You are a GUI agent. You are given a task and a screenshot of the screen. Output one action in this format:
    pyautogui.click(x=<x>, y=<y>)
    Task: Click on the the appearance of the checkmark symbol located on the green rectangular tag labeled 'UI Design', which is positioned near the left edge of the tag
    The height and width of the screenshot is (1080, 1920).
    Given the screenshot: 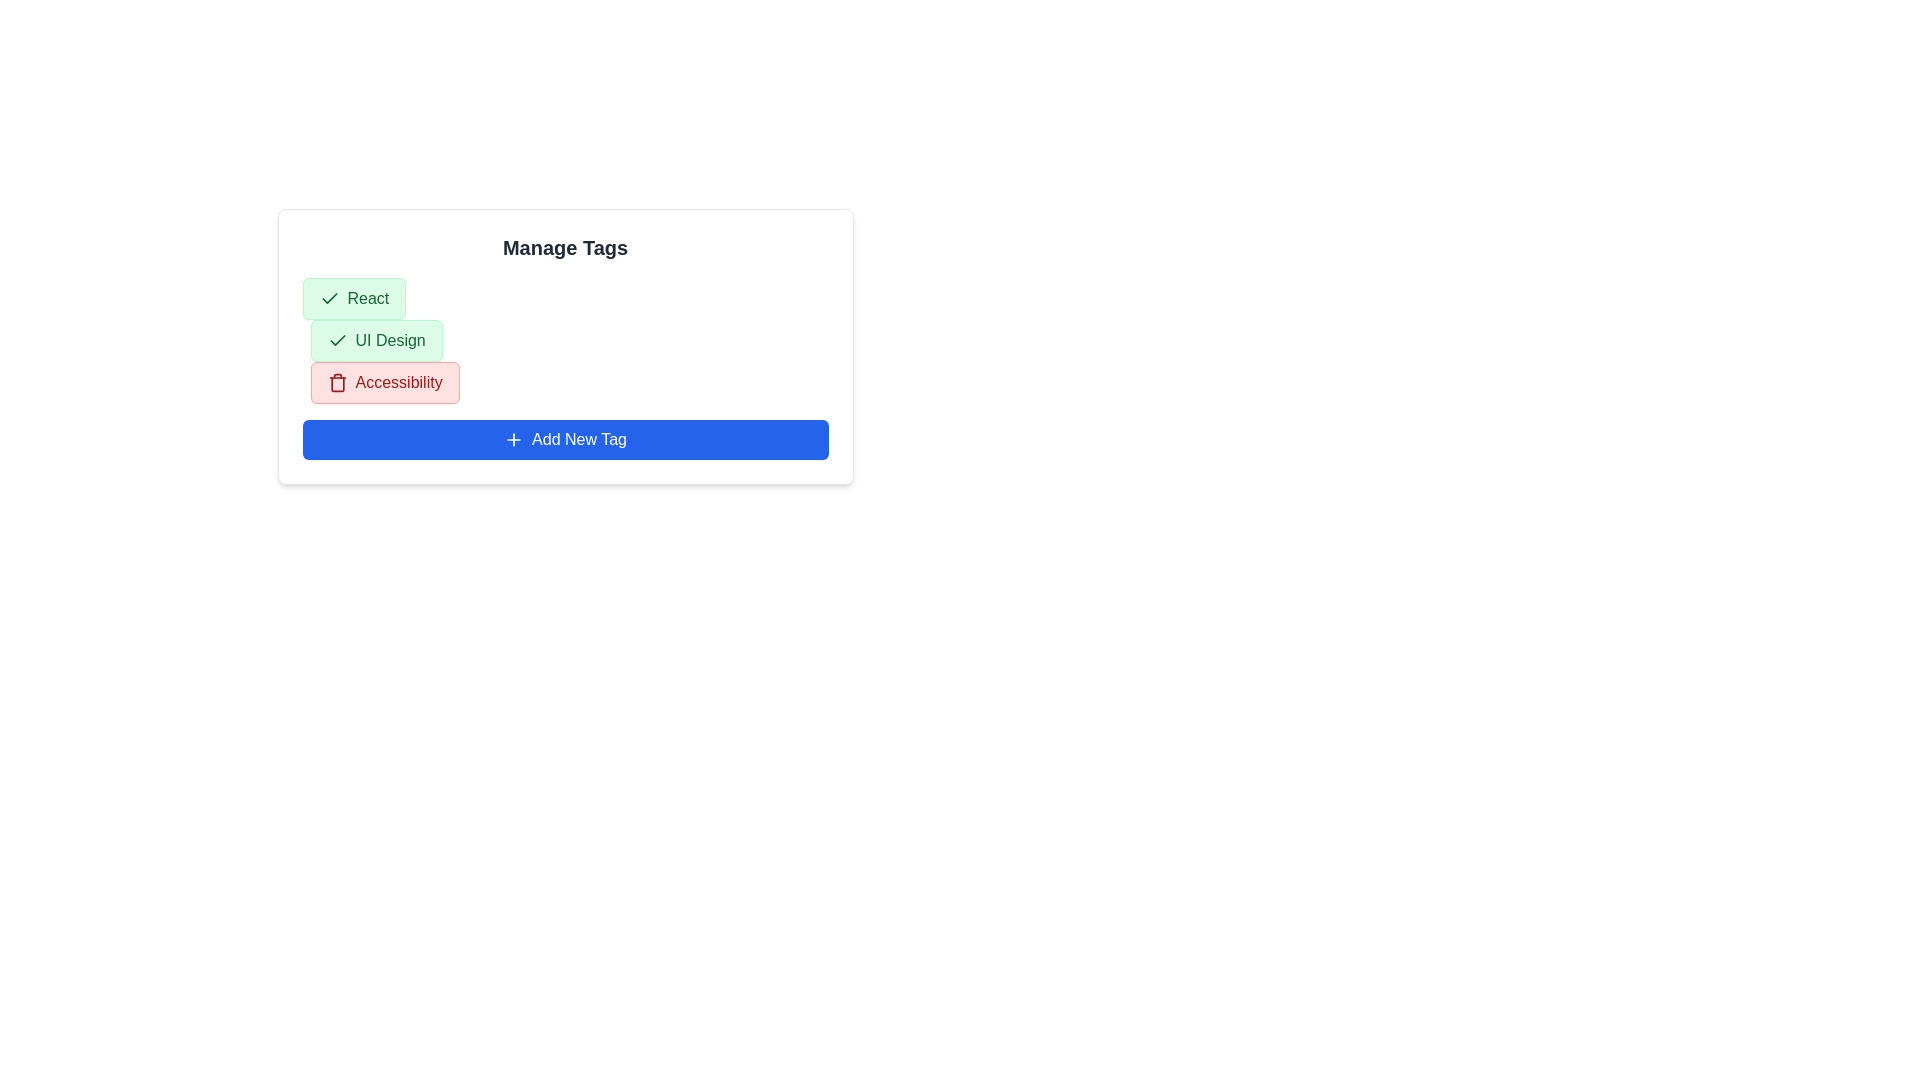 What is the action you would take?
    pyautogui.click(x=329, y=298)
    